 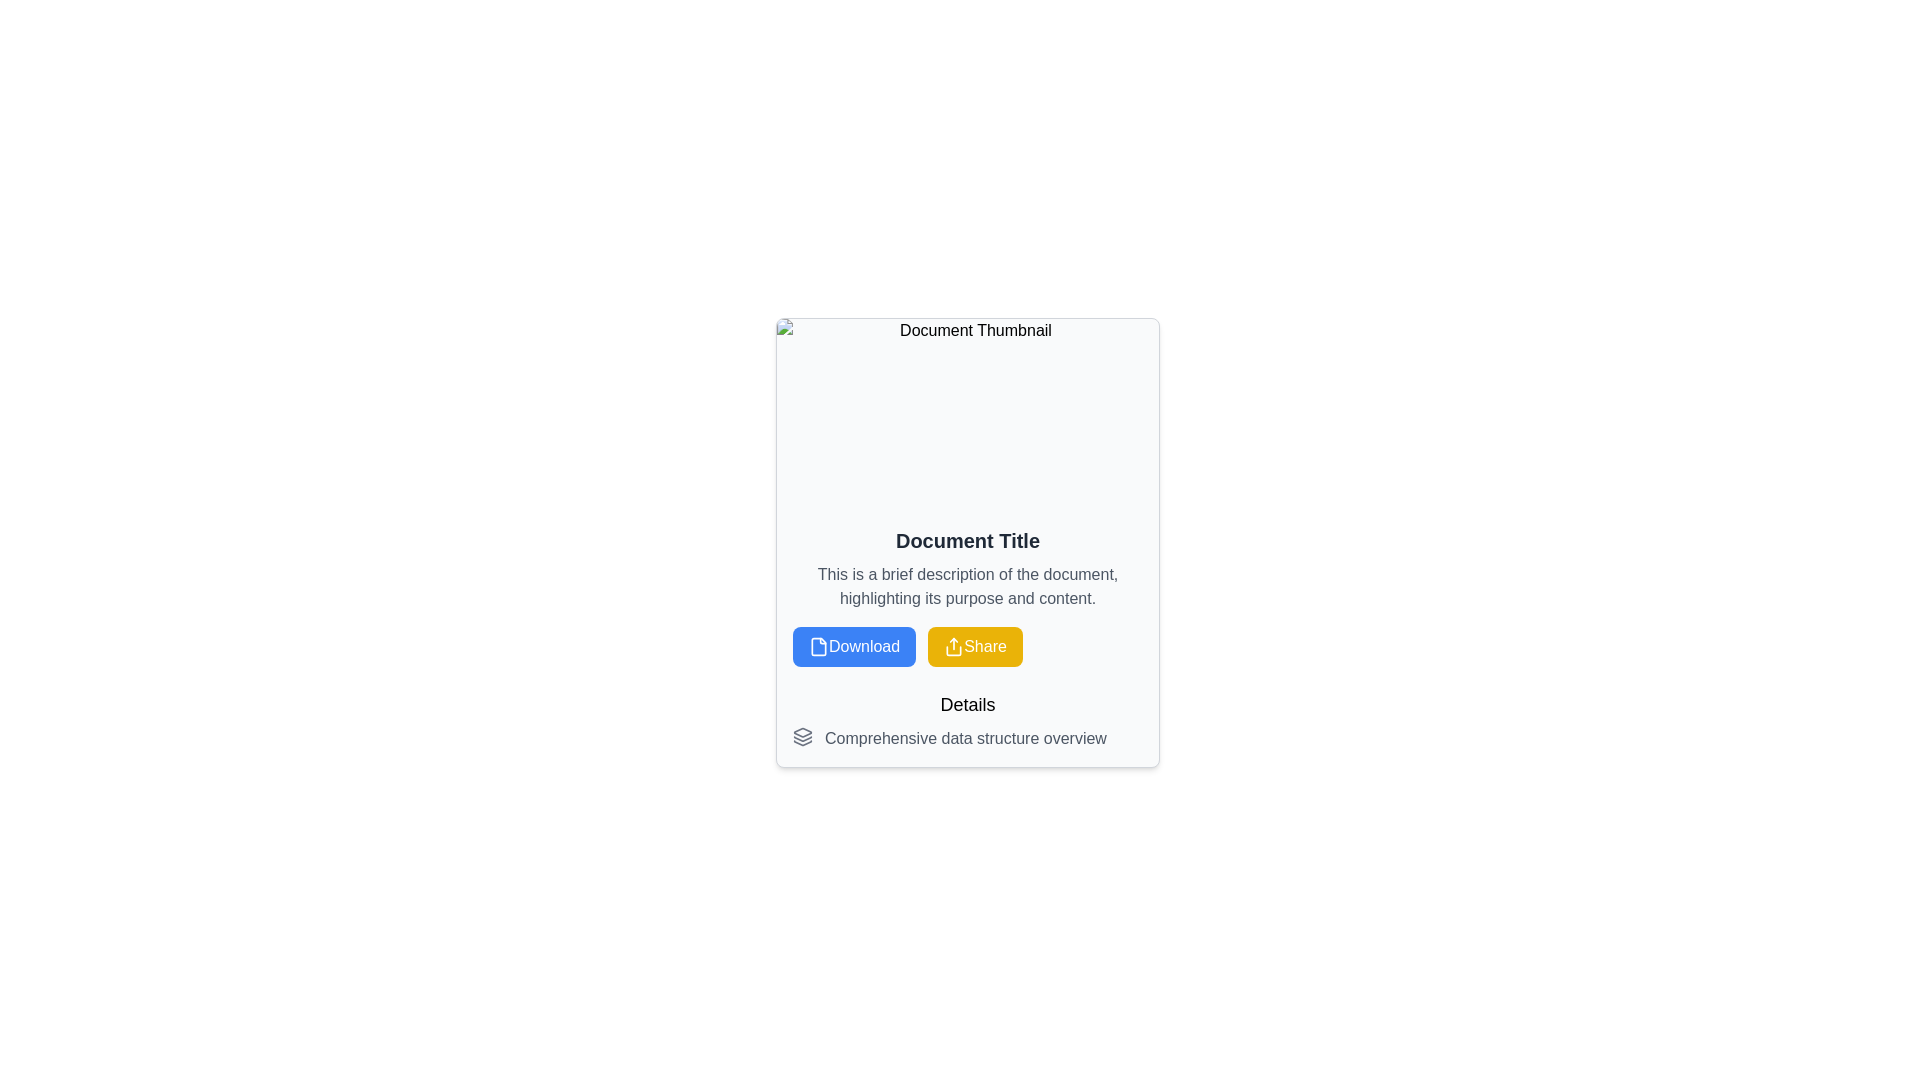 I want to click on text element that reads 'Comprehensive data structure overview.' which is accompanied by an icon resembling stacked layers, located below the 'Details' header, so click(x=968, y=739).